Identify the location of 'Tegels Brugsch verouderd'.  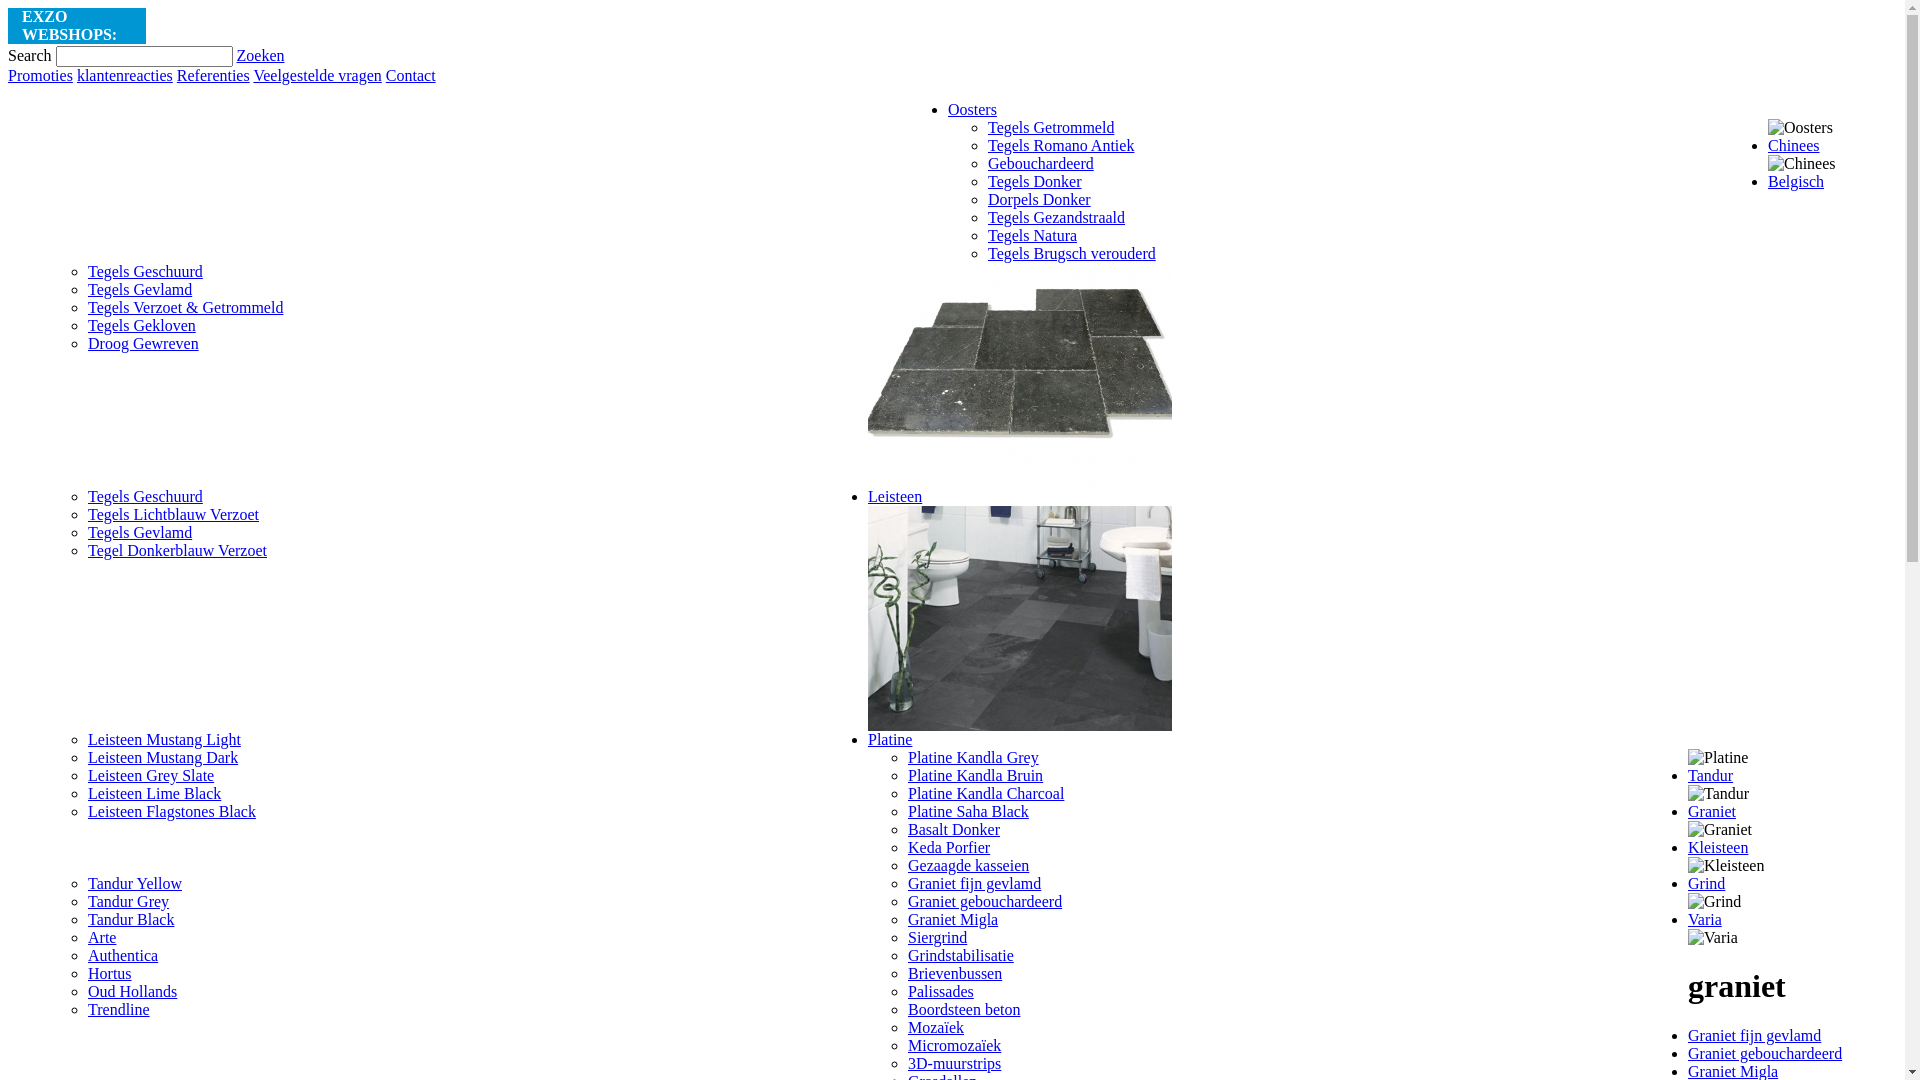
(1070, 252).